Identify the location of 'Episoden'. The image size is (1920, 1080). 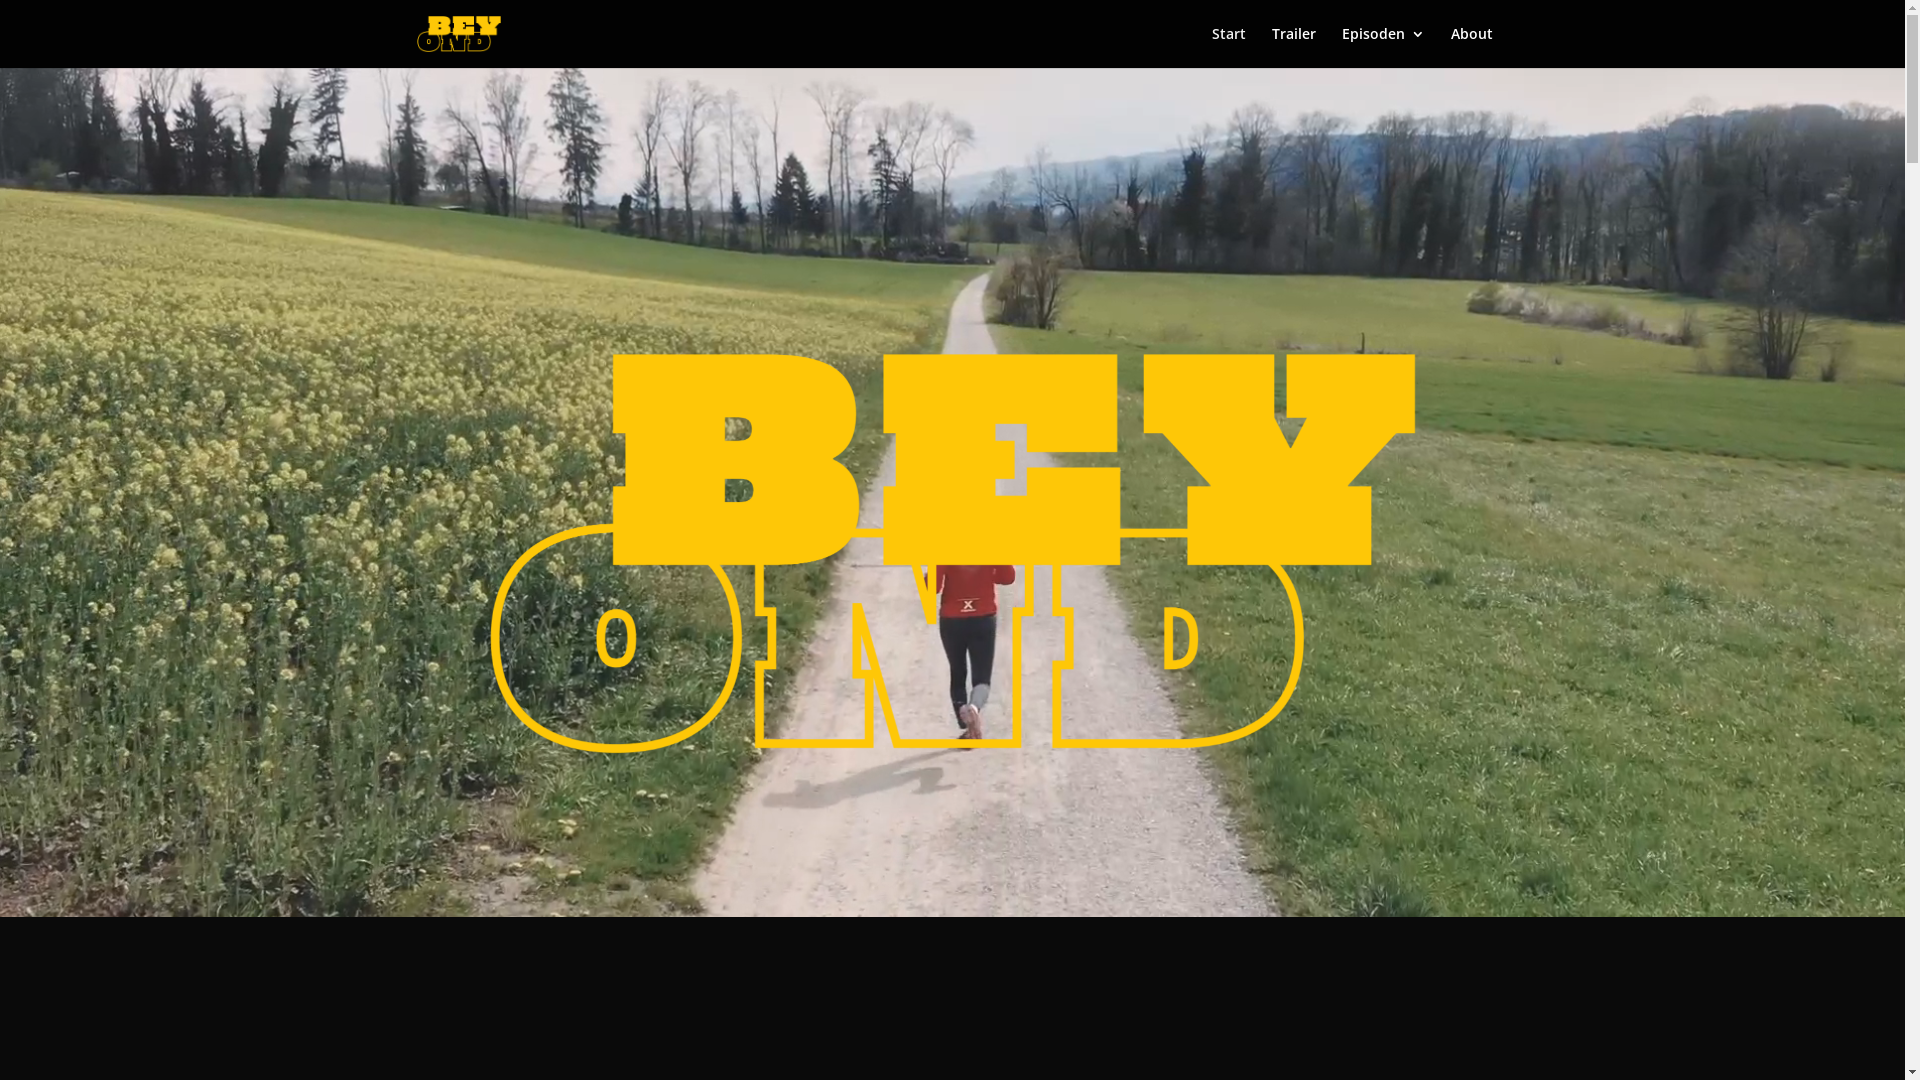
(1382, 46).